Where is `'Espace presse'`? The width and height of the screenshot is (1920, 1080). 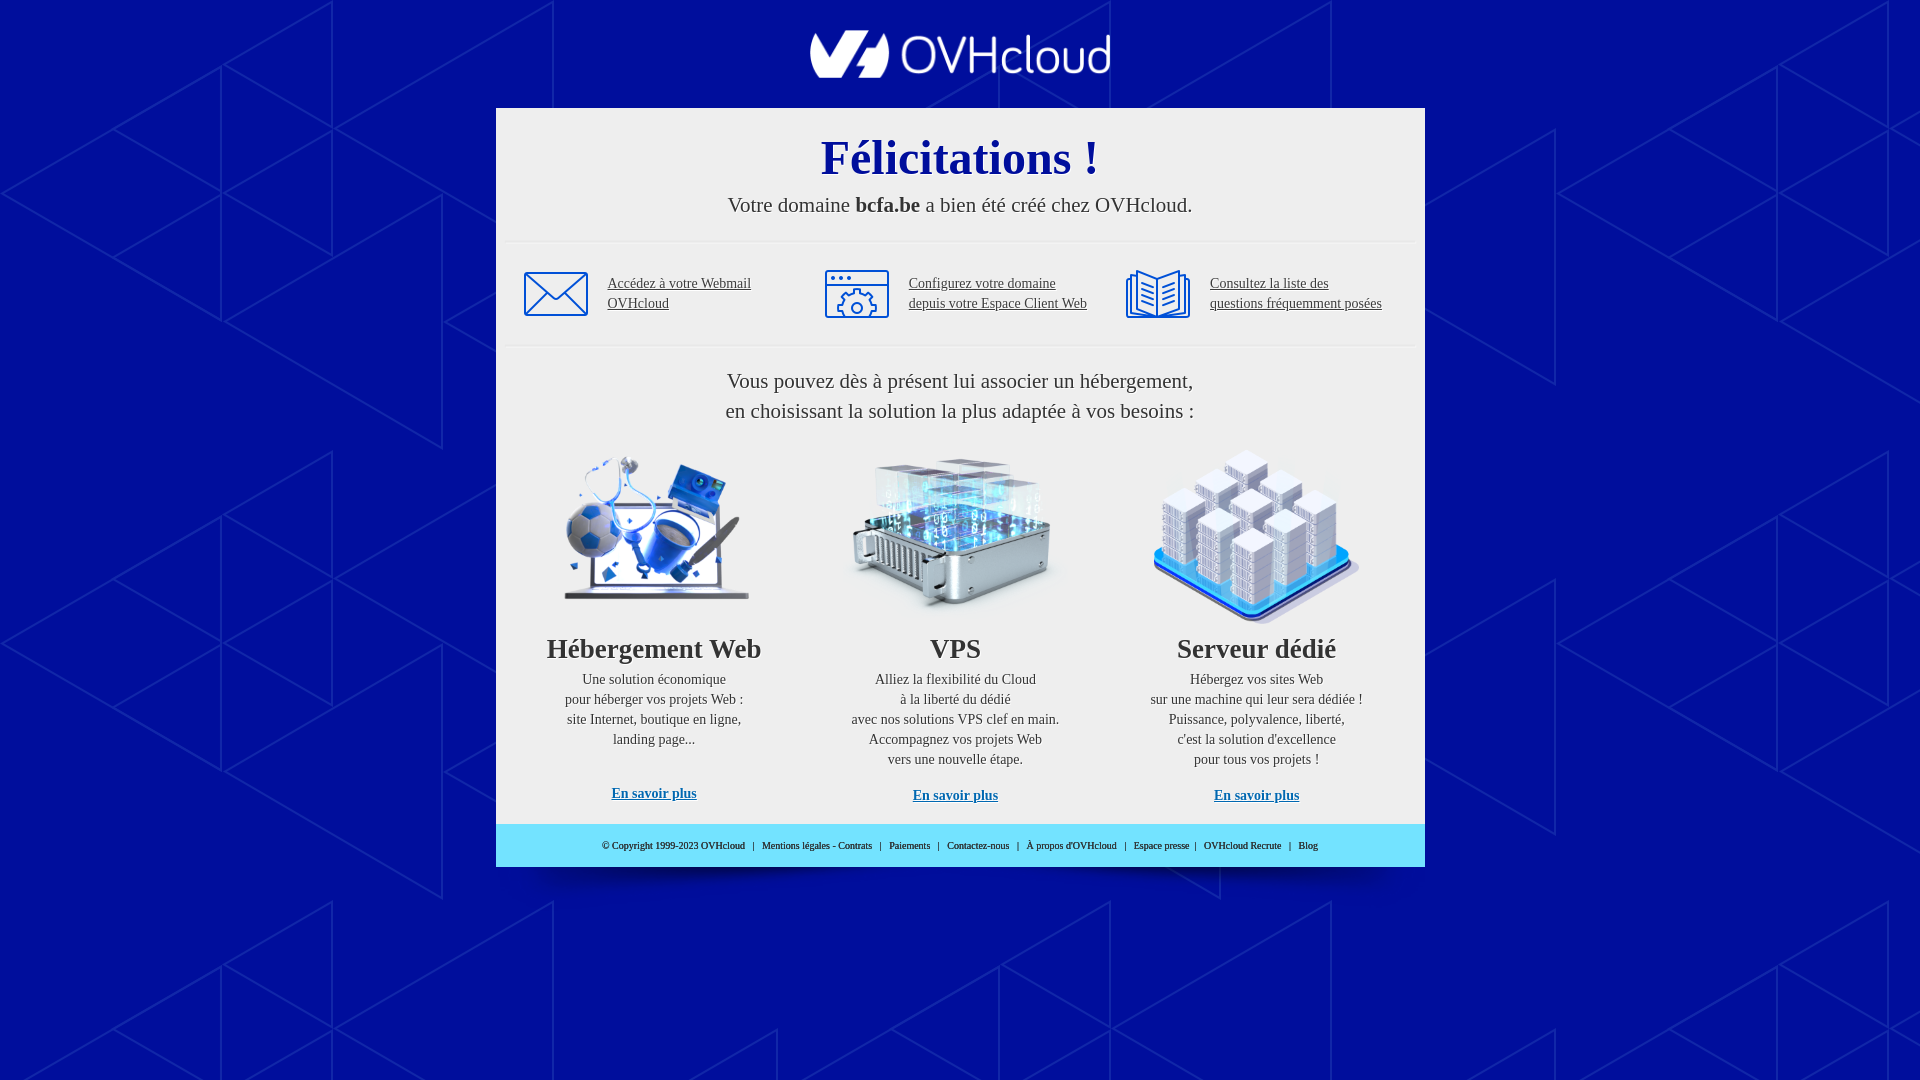
'Espace presse' is located at coordinates (1161, 845).